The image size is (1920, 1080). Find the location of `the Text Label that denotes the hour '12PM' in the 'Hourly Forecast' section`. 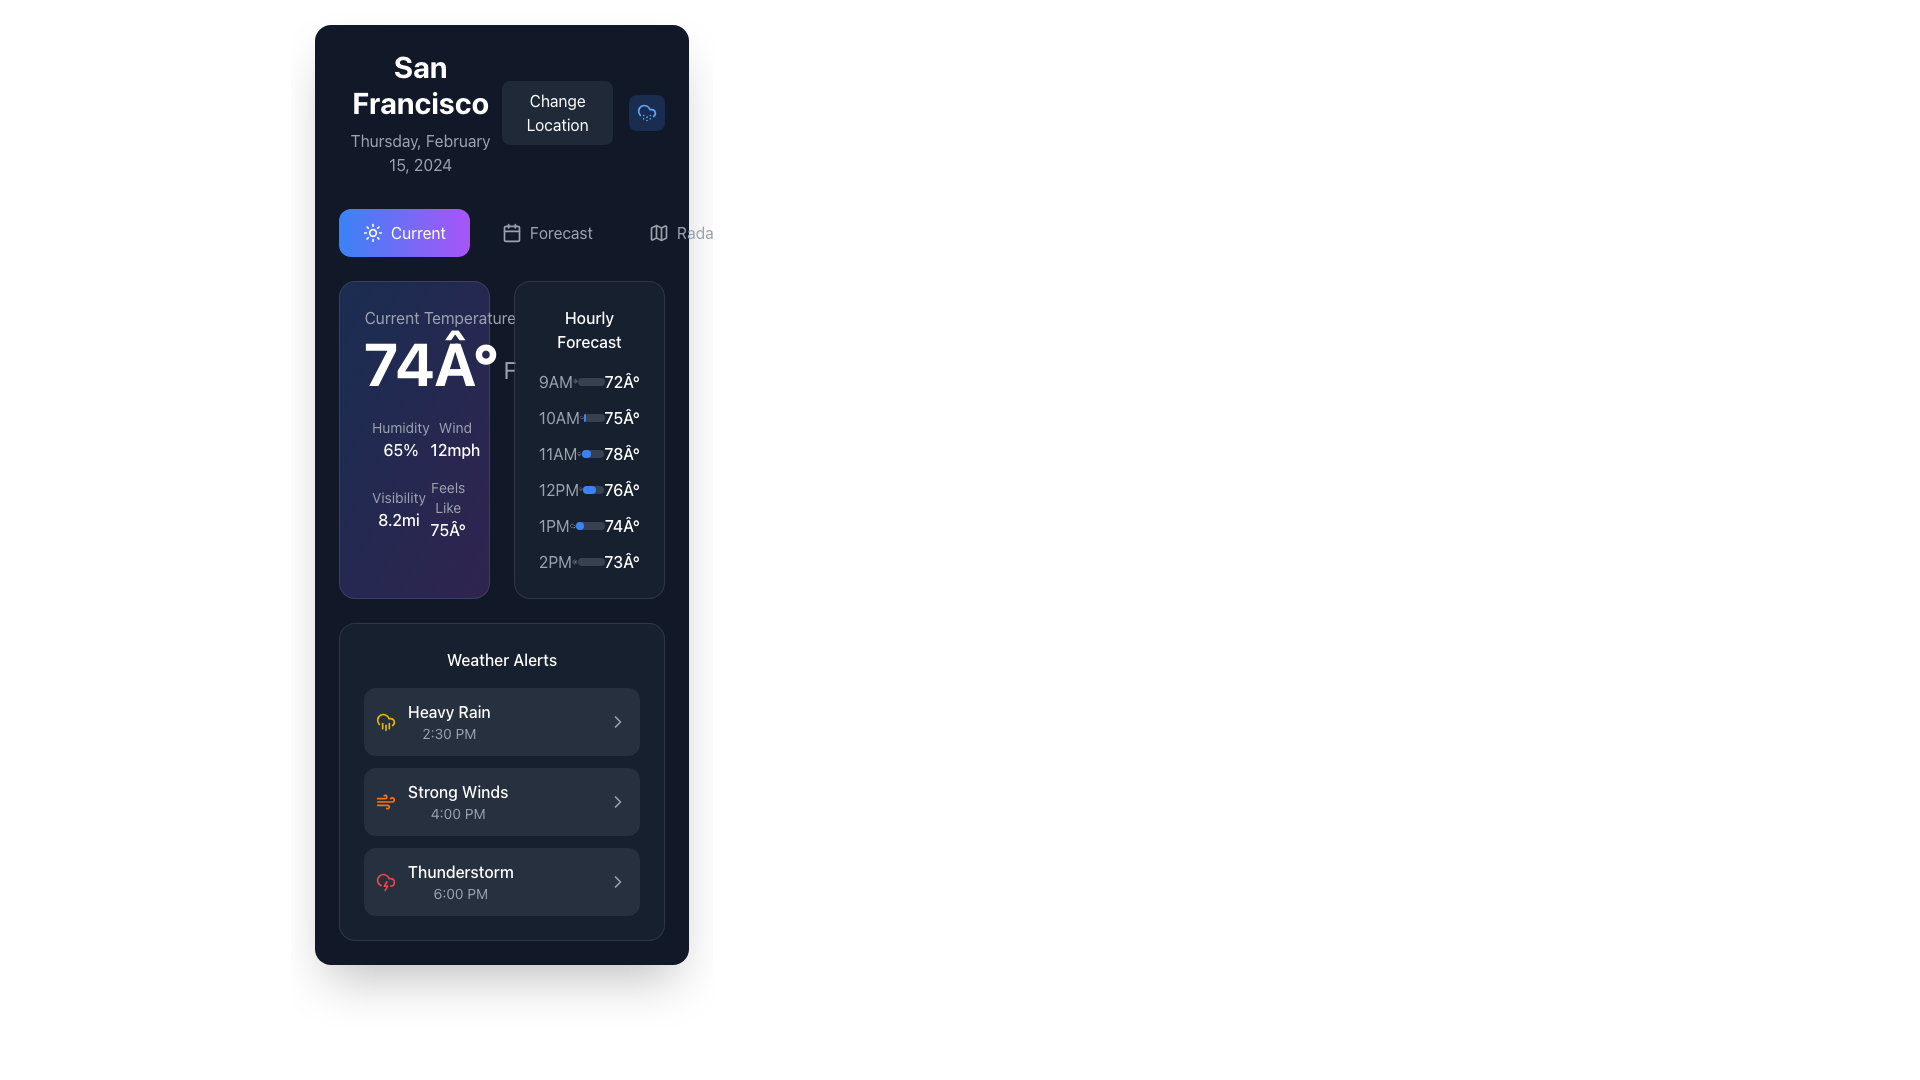

the Text Label that denotes the hour '12PM' in the 'Hourly Forecast' section is located at coordinates (558, 489).